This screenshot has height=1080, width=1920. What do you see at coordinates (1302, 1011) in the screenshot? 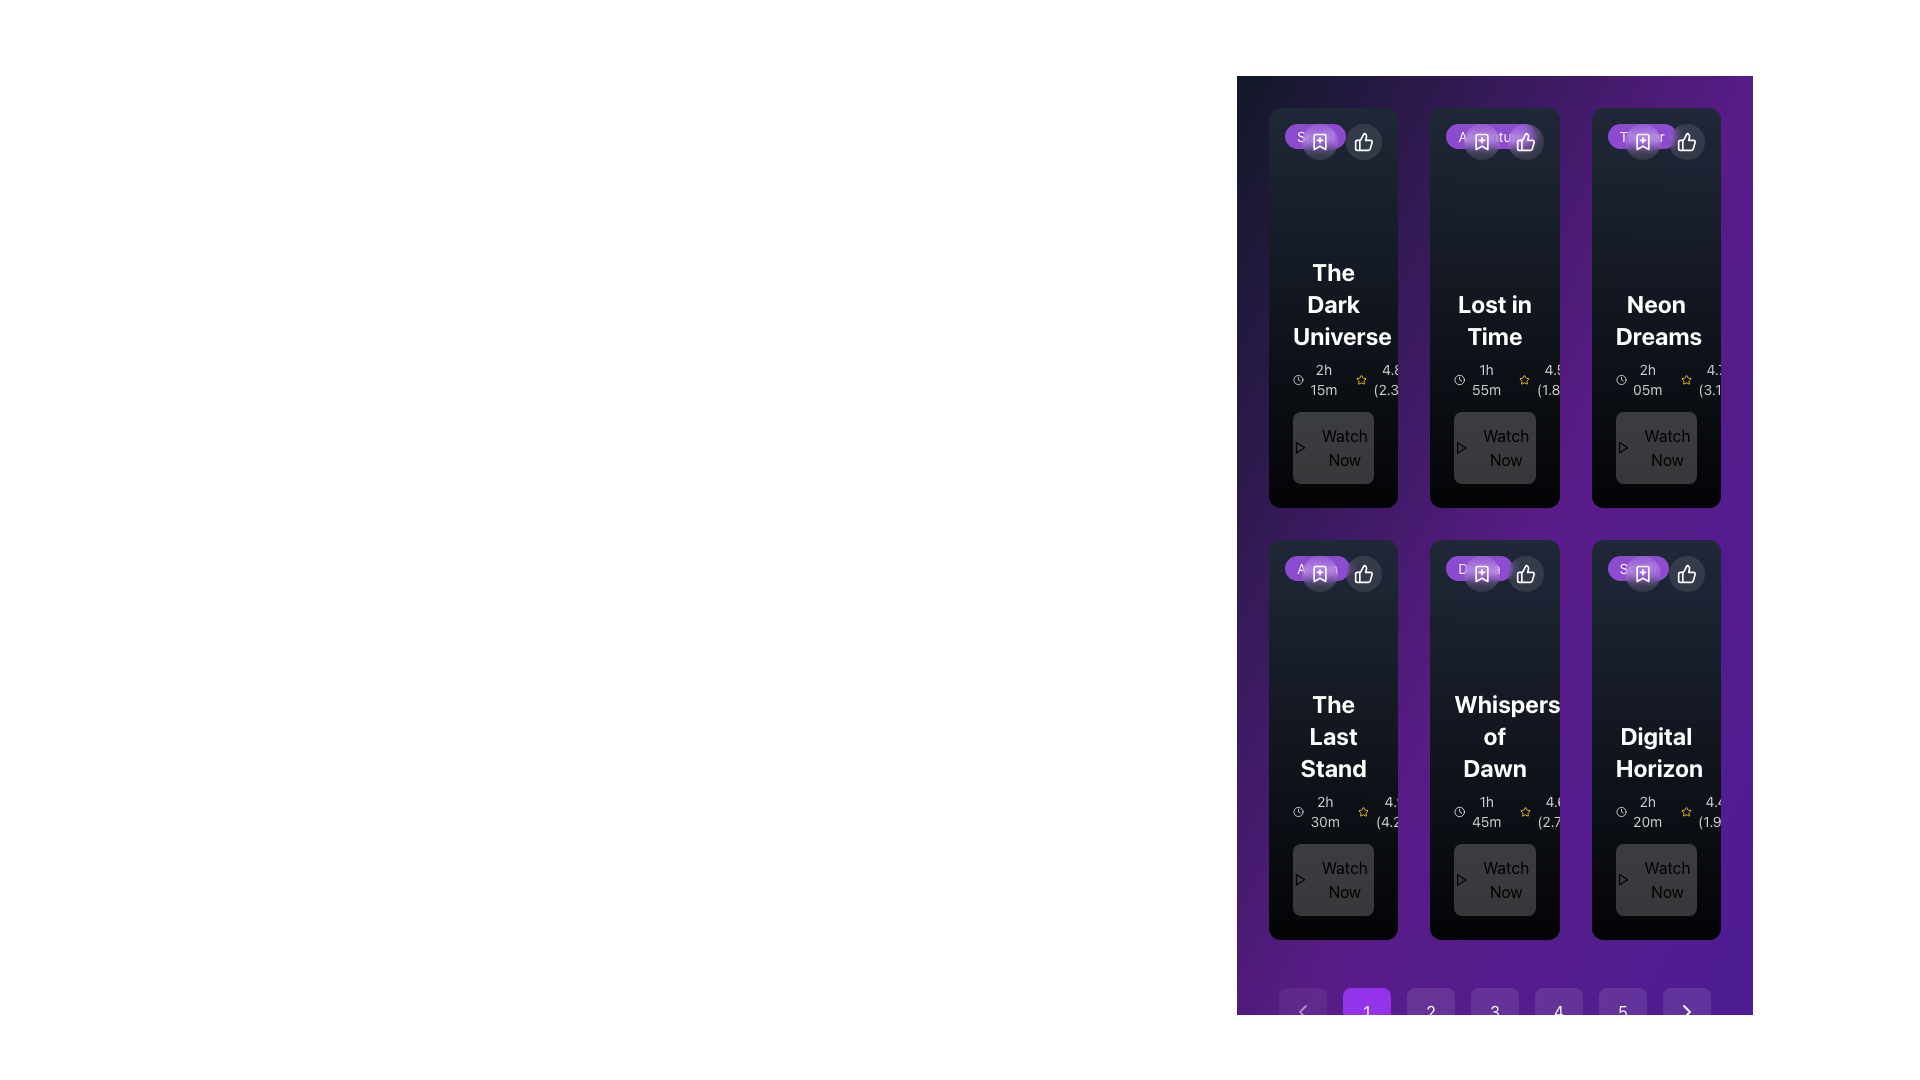
I see `the left-facing chevron button with a semi-transparent dark background located in the bottom center navigation bar to trigger the hover effect` at bounding box center [1302, 1011].